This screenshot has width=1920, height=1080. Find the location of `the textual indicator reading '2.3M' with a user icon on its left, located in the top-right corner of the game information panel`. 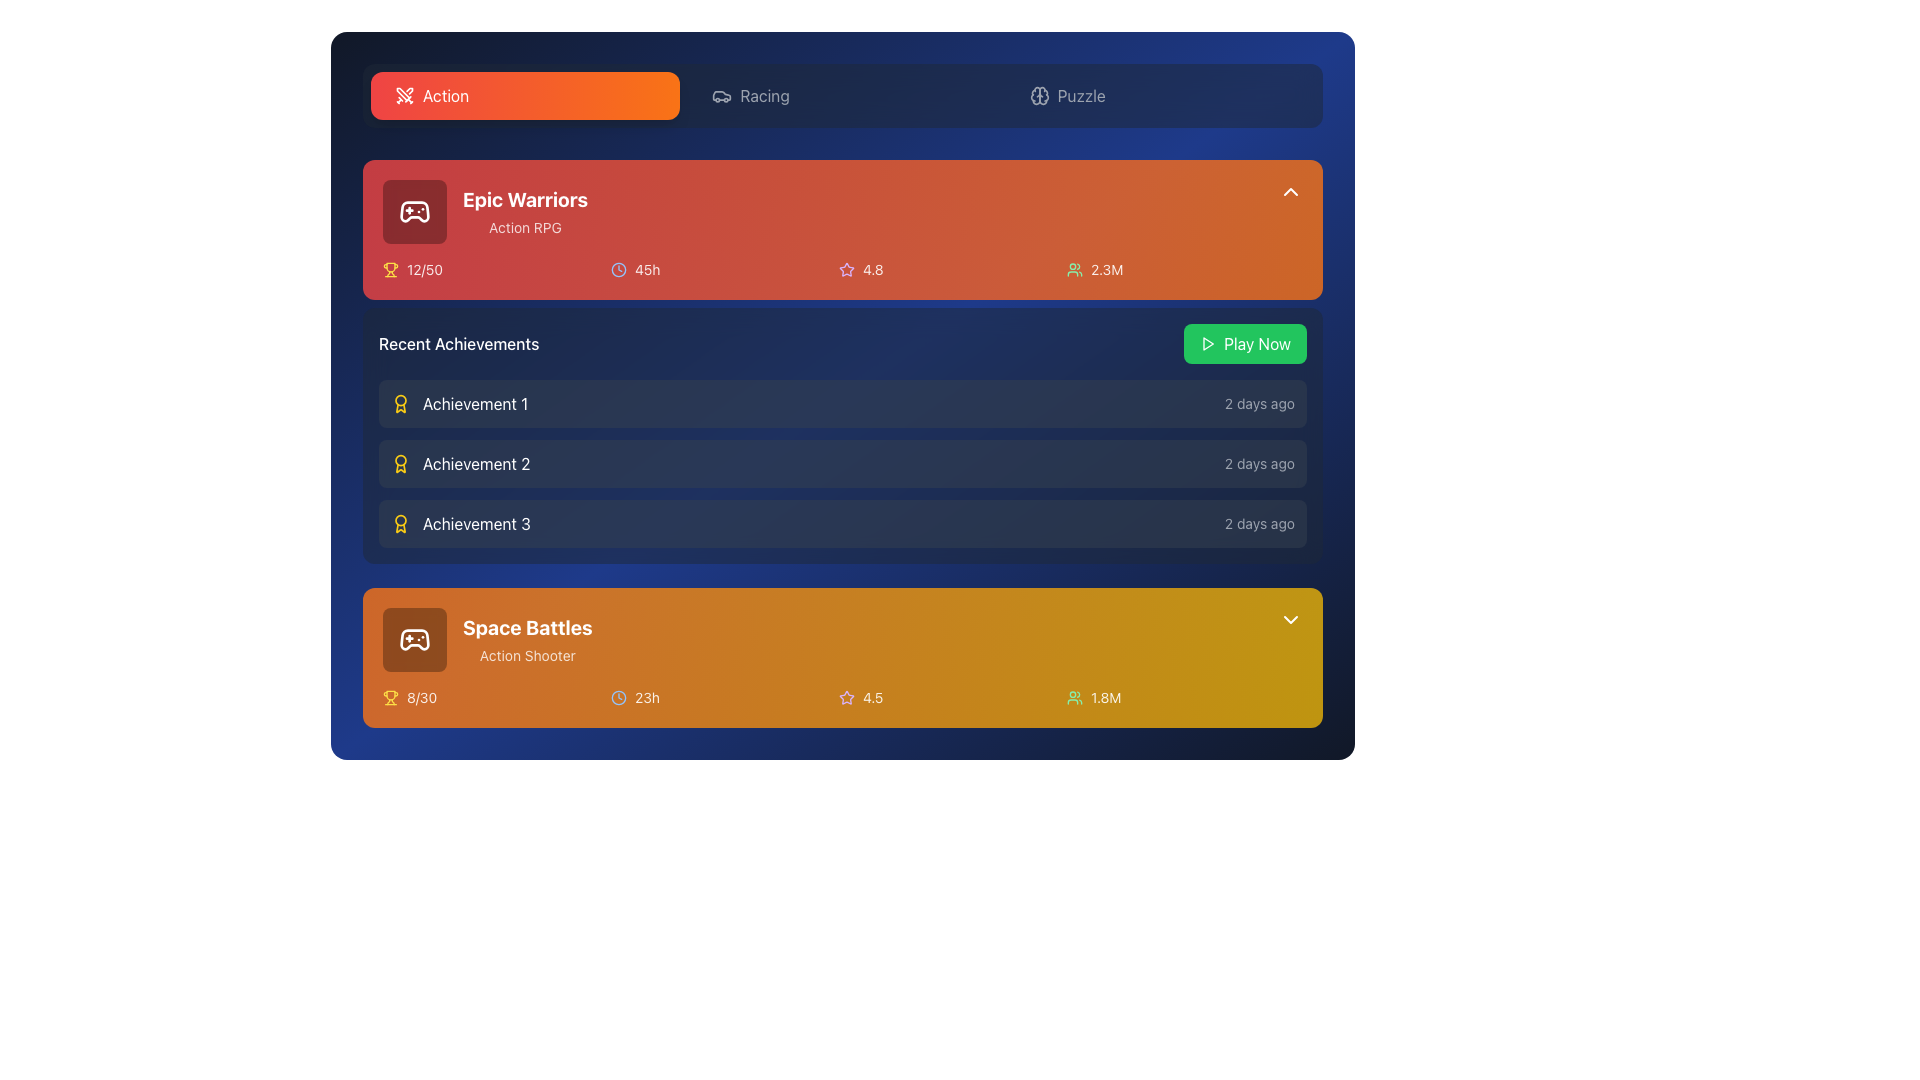

the textual indicator reading '2.3M' with a user icon on its left, located in the top-right corner of the game information panel is located at coordinates (1172, 270).